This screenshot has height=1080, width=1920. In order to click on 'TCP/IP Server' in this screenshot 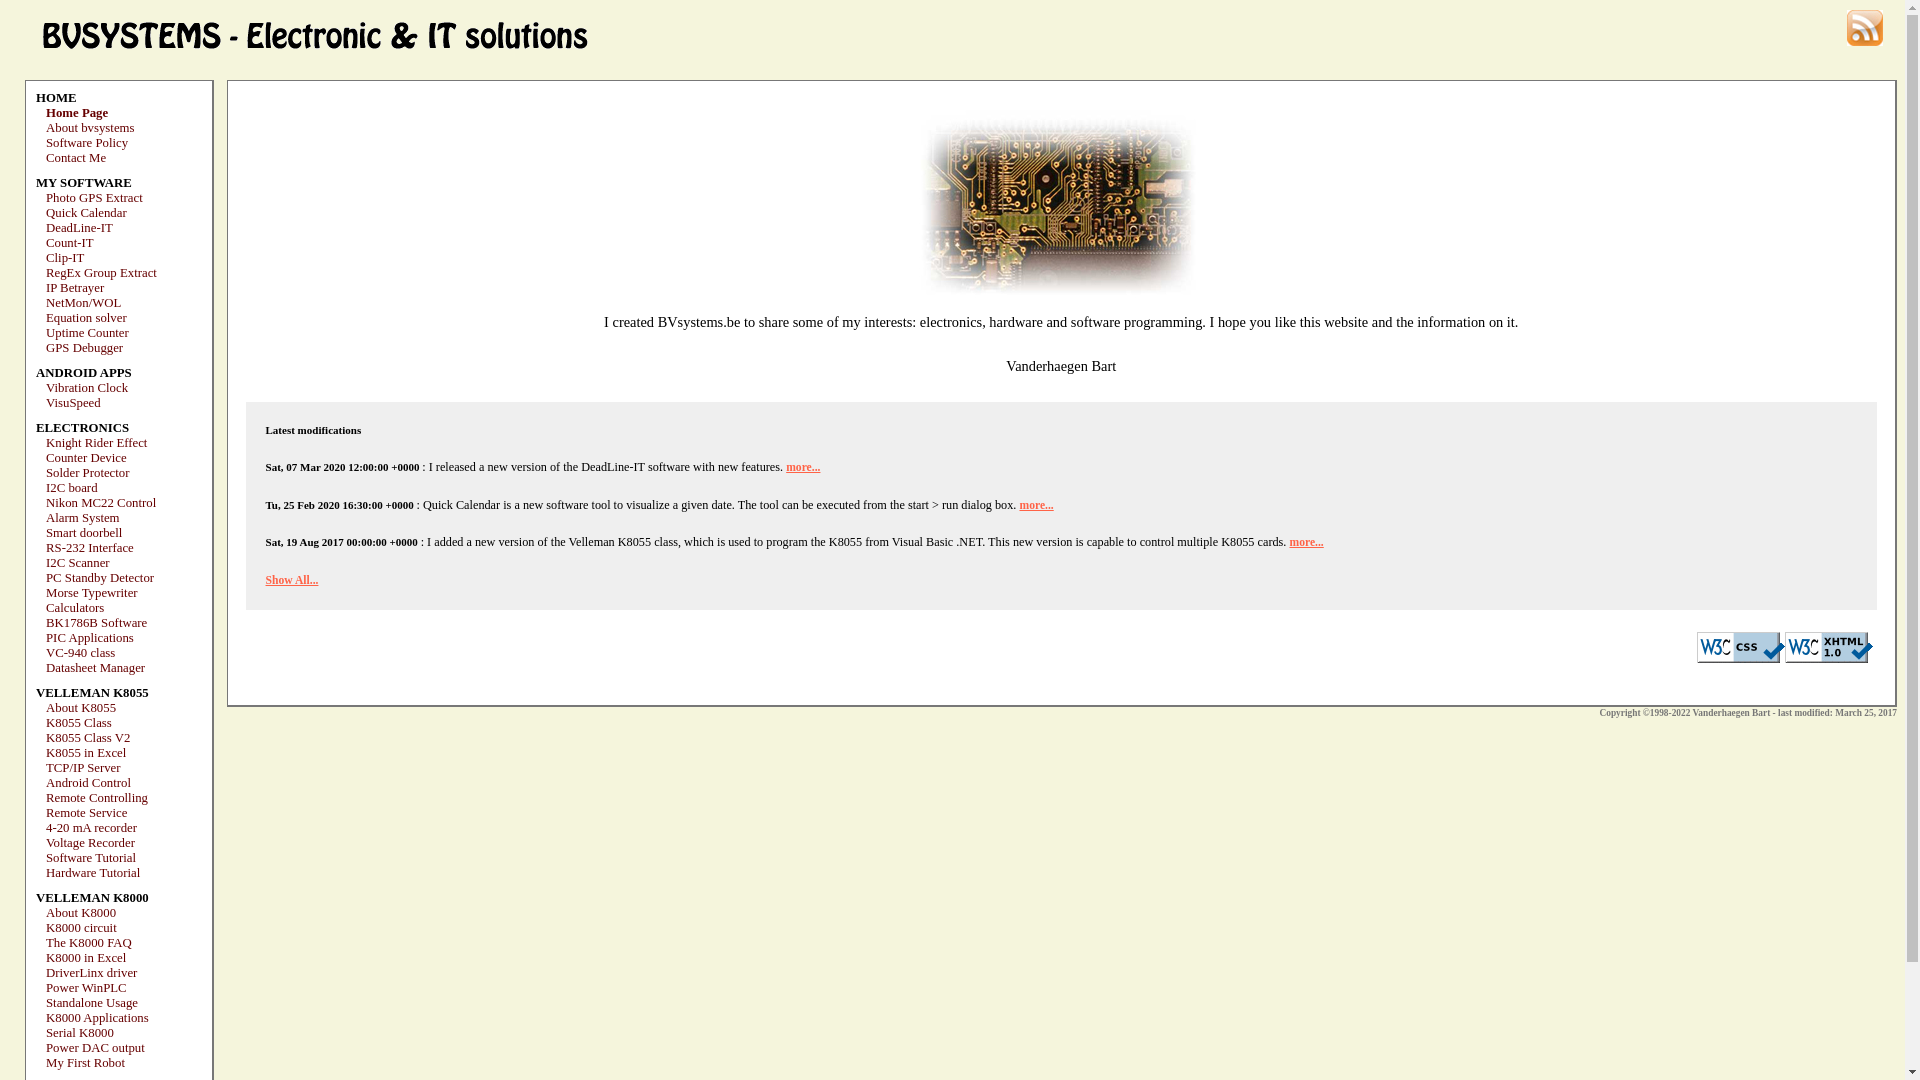, I will do `click(82, 766)`.